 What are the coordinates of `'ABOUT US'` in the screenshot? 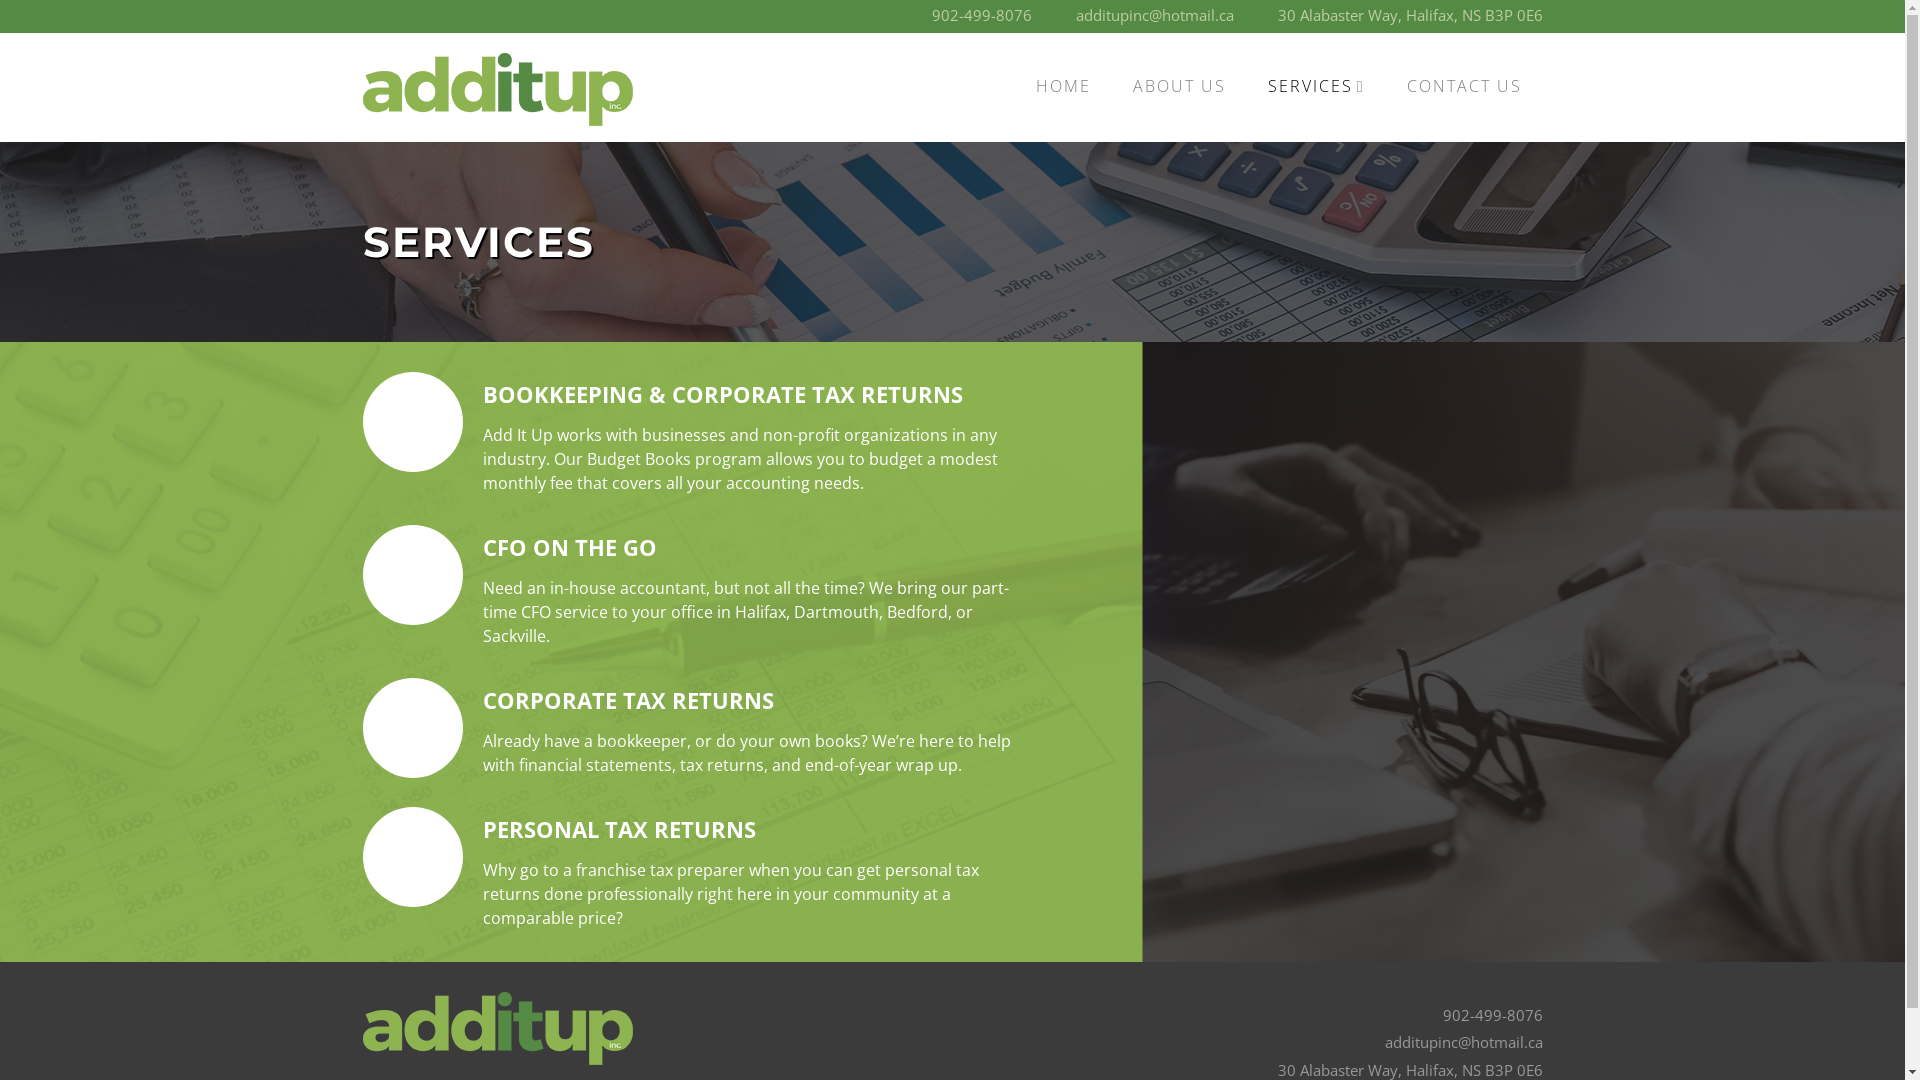 It's located at (1179, 85).